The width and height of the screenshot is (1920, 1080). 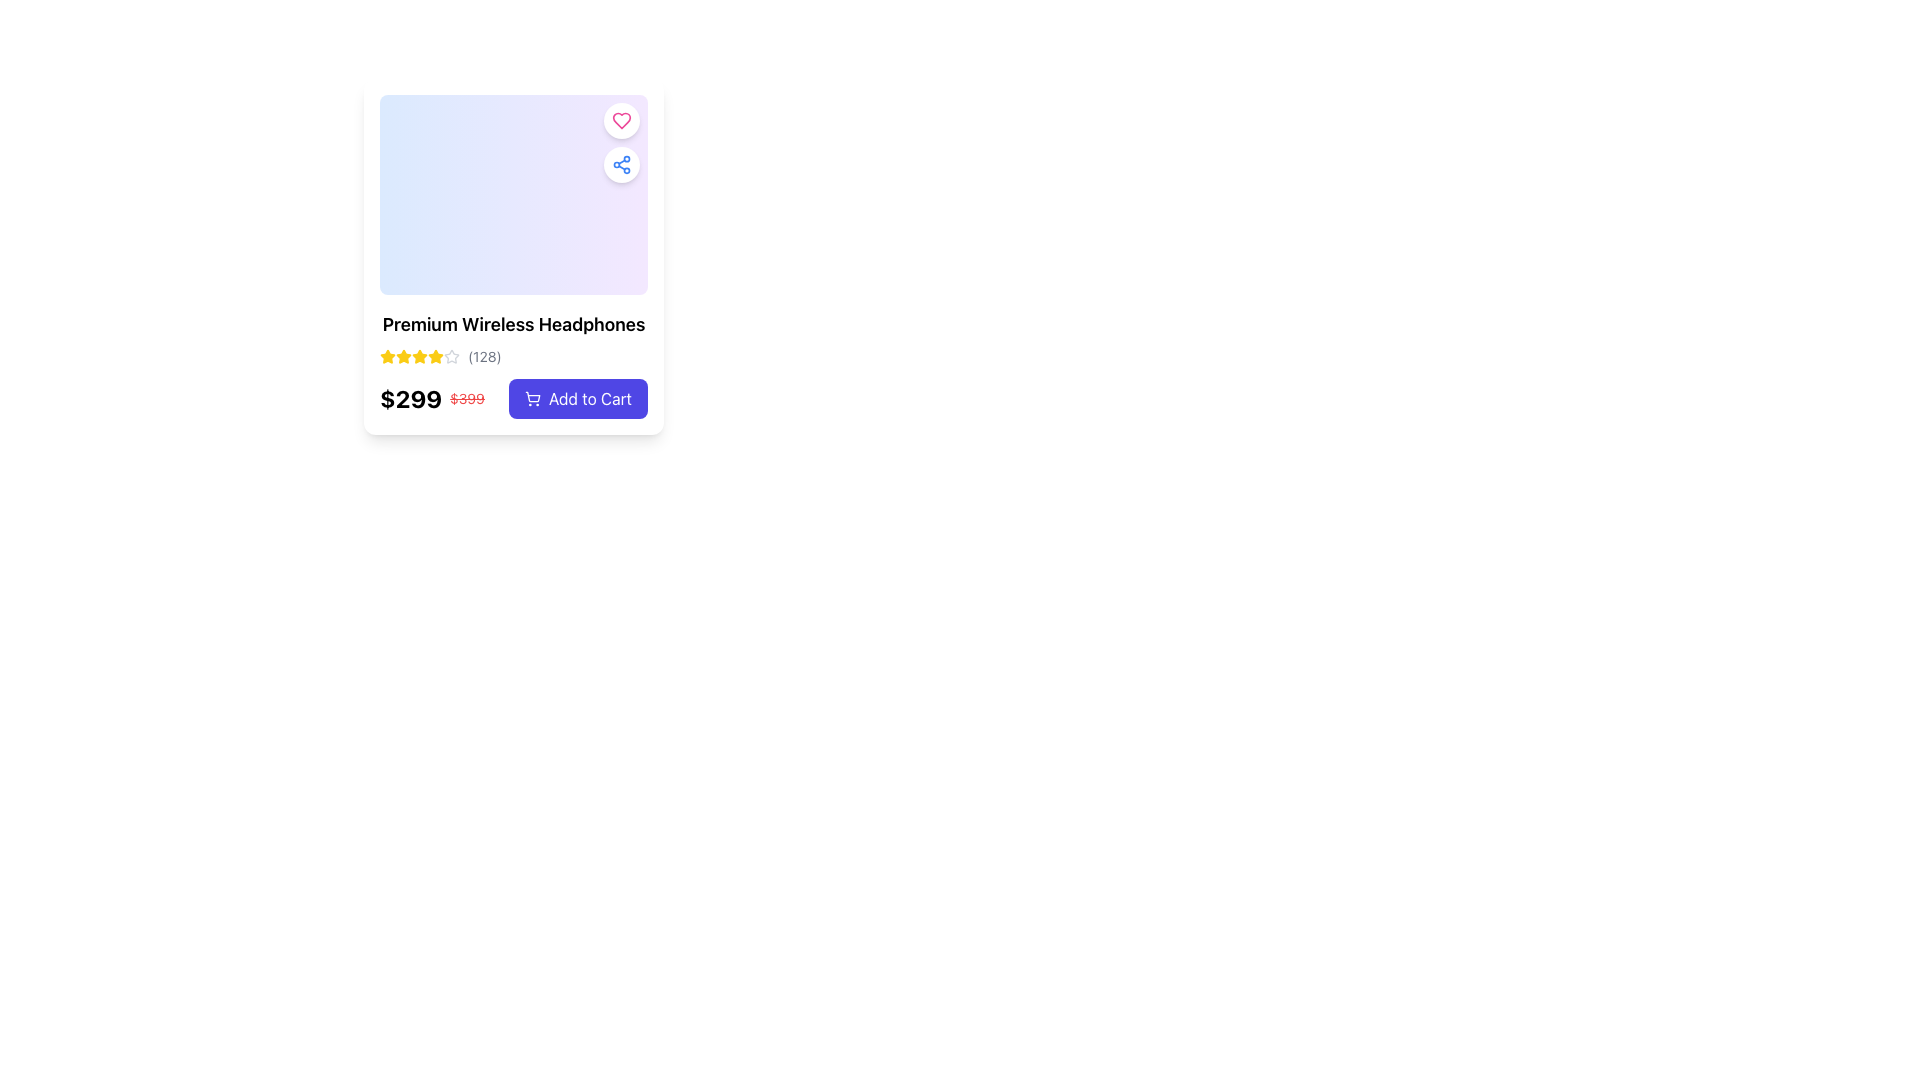 What do you see at coordinates (532, 397) in the screenshot?
I see `the 'Add to Cart' icon located at the lower-right portion of the product card` at bounding box center [532, 397].